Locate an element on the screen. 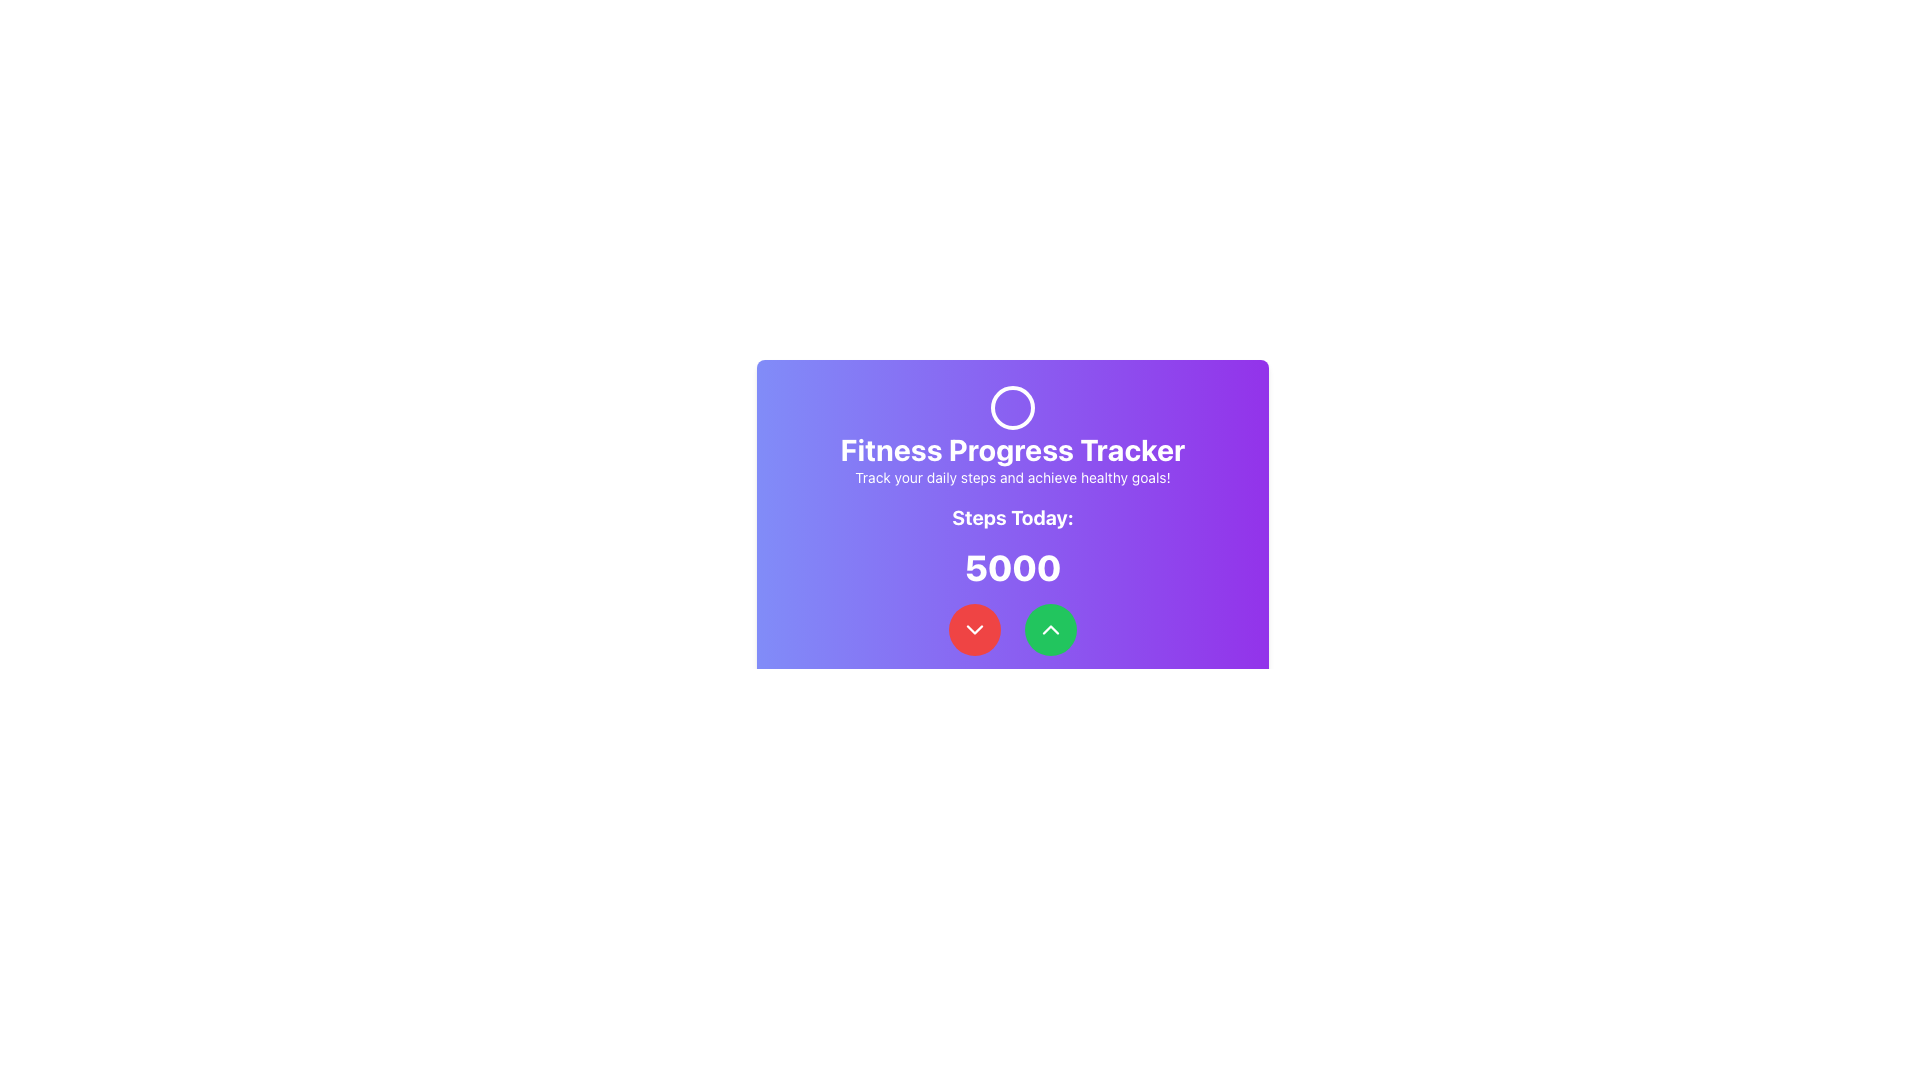 The width and height of the screenshot is (1920, 1080). the text element displaying the phrase 'Track your daily steps and achieve healthy goals!' which is centered beneath the 'Fitness Progress Tracker' heading and above the 'Steps Today:' label is located at coordinates (1012, 478).